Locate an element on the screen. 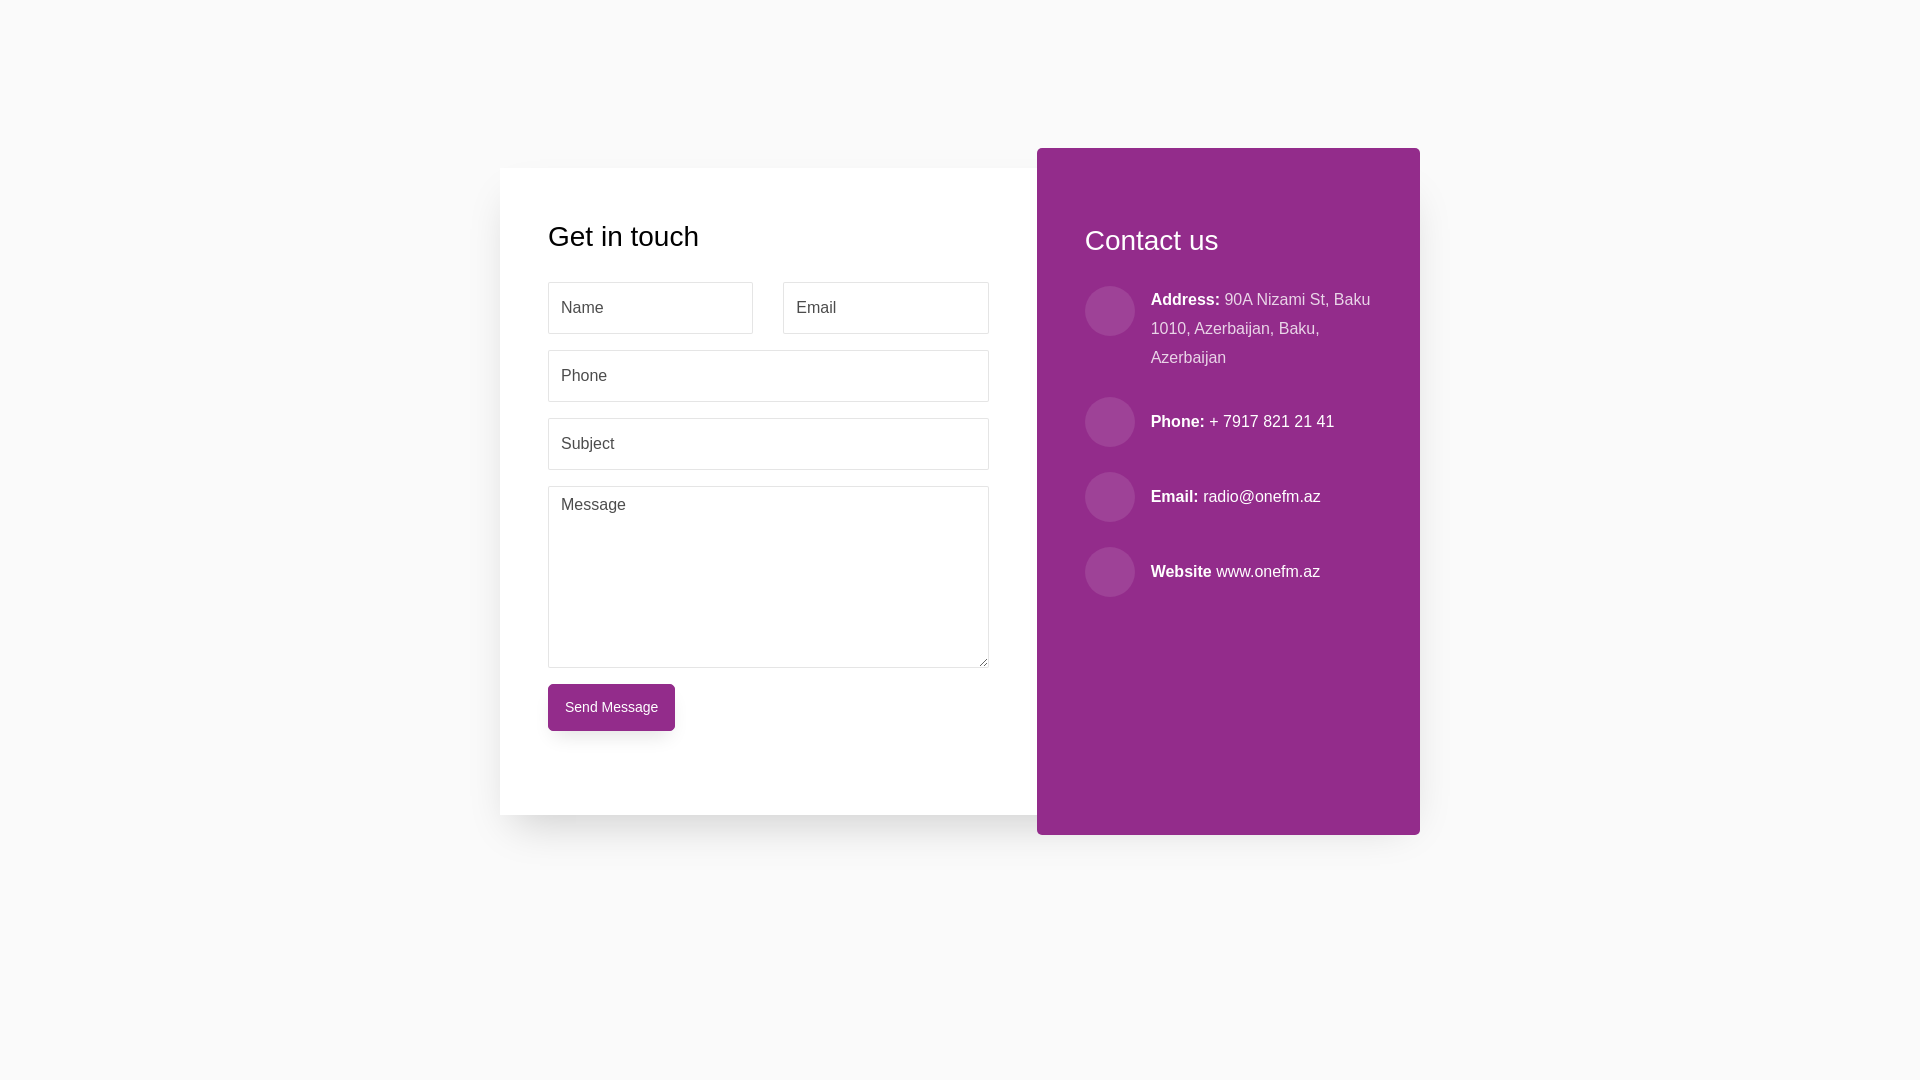 The width and height of the screenshot is (1920, 1080). 'Send Message' is located at coordinates (610, 706).